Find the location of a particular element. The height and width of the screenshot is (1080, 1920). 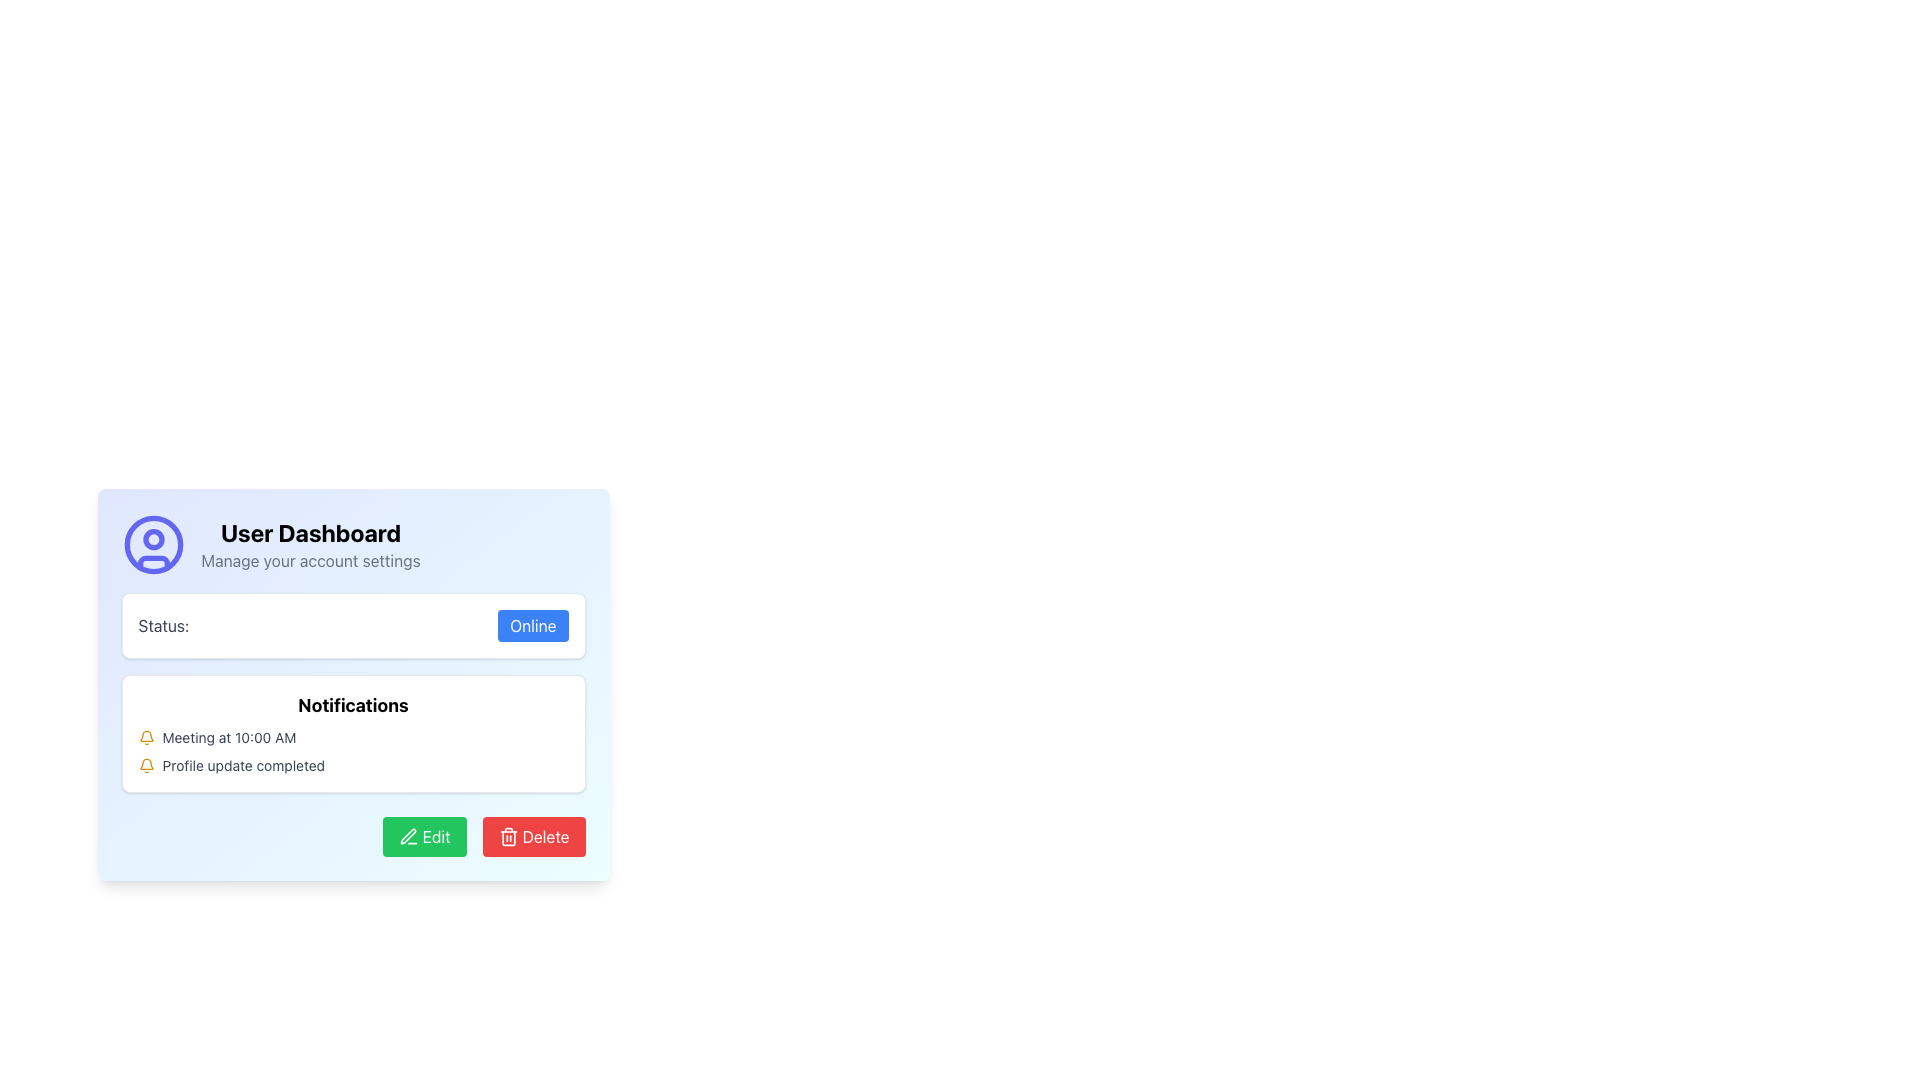

the graphical icon component representing a facial feature within the user profile icon, located centrally within the larger circular user-avatar icon is located at coordinates (152, 538).